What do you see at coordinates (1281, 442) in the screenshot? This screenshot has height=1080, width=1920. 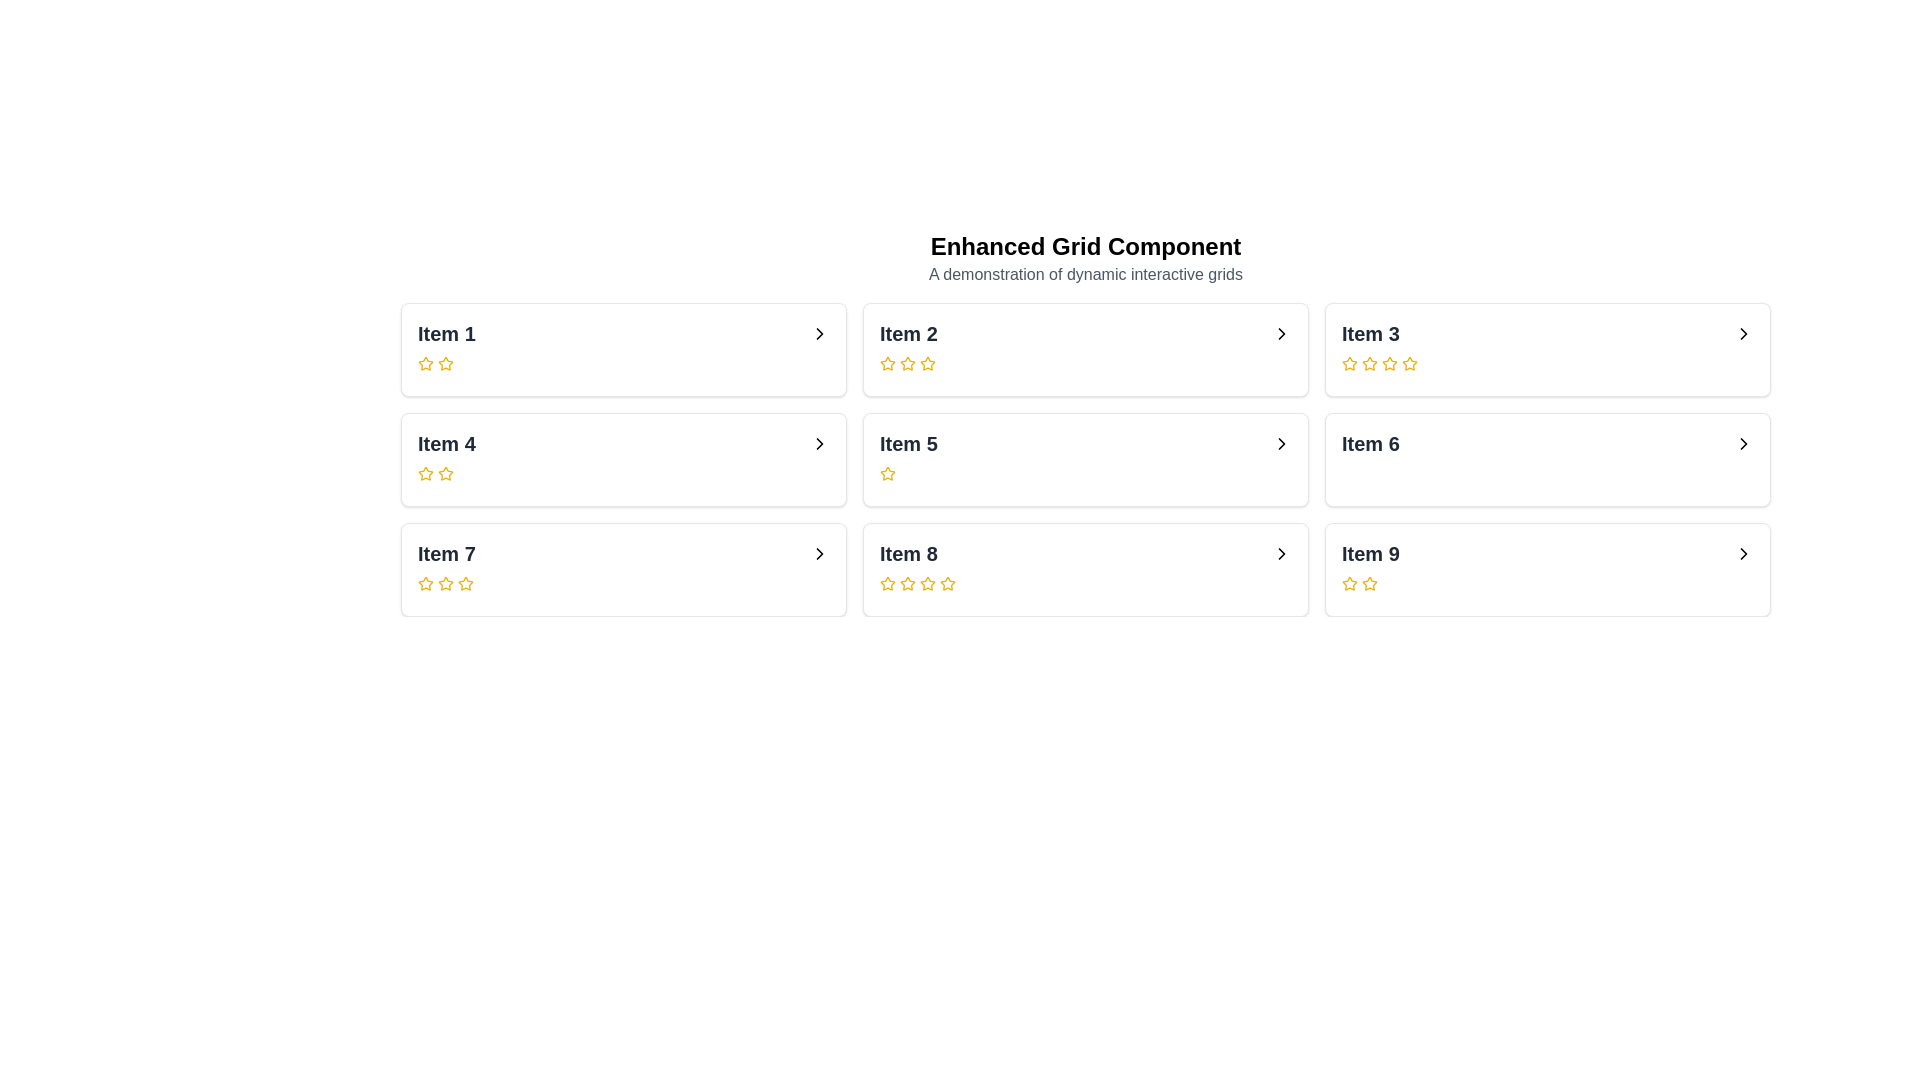 I see `the right-pointing chevron icon button located at the far right of the box labeled Item 5` at bounding box center [1281, 442].